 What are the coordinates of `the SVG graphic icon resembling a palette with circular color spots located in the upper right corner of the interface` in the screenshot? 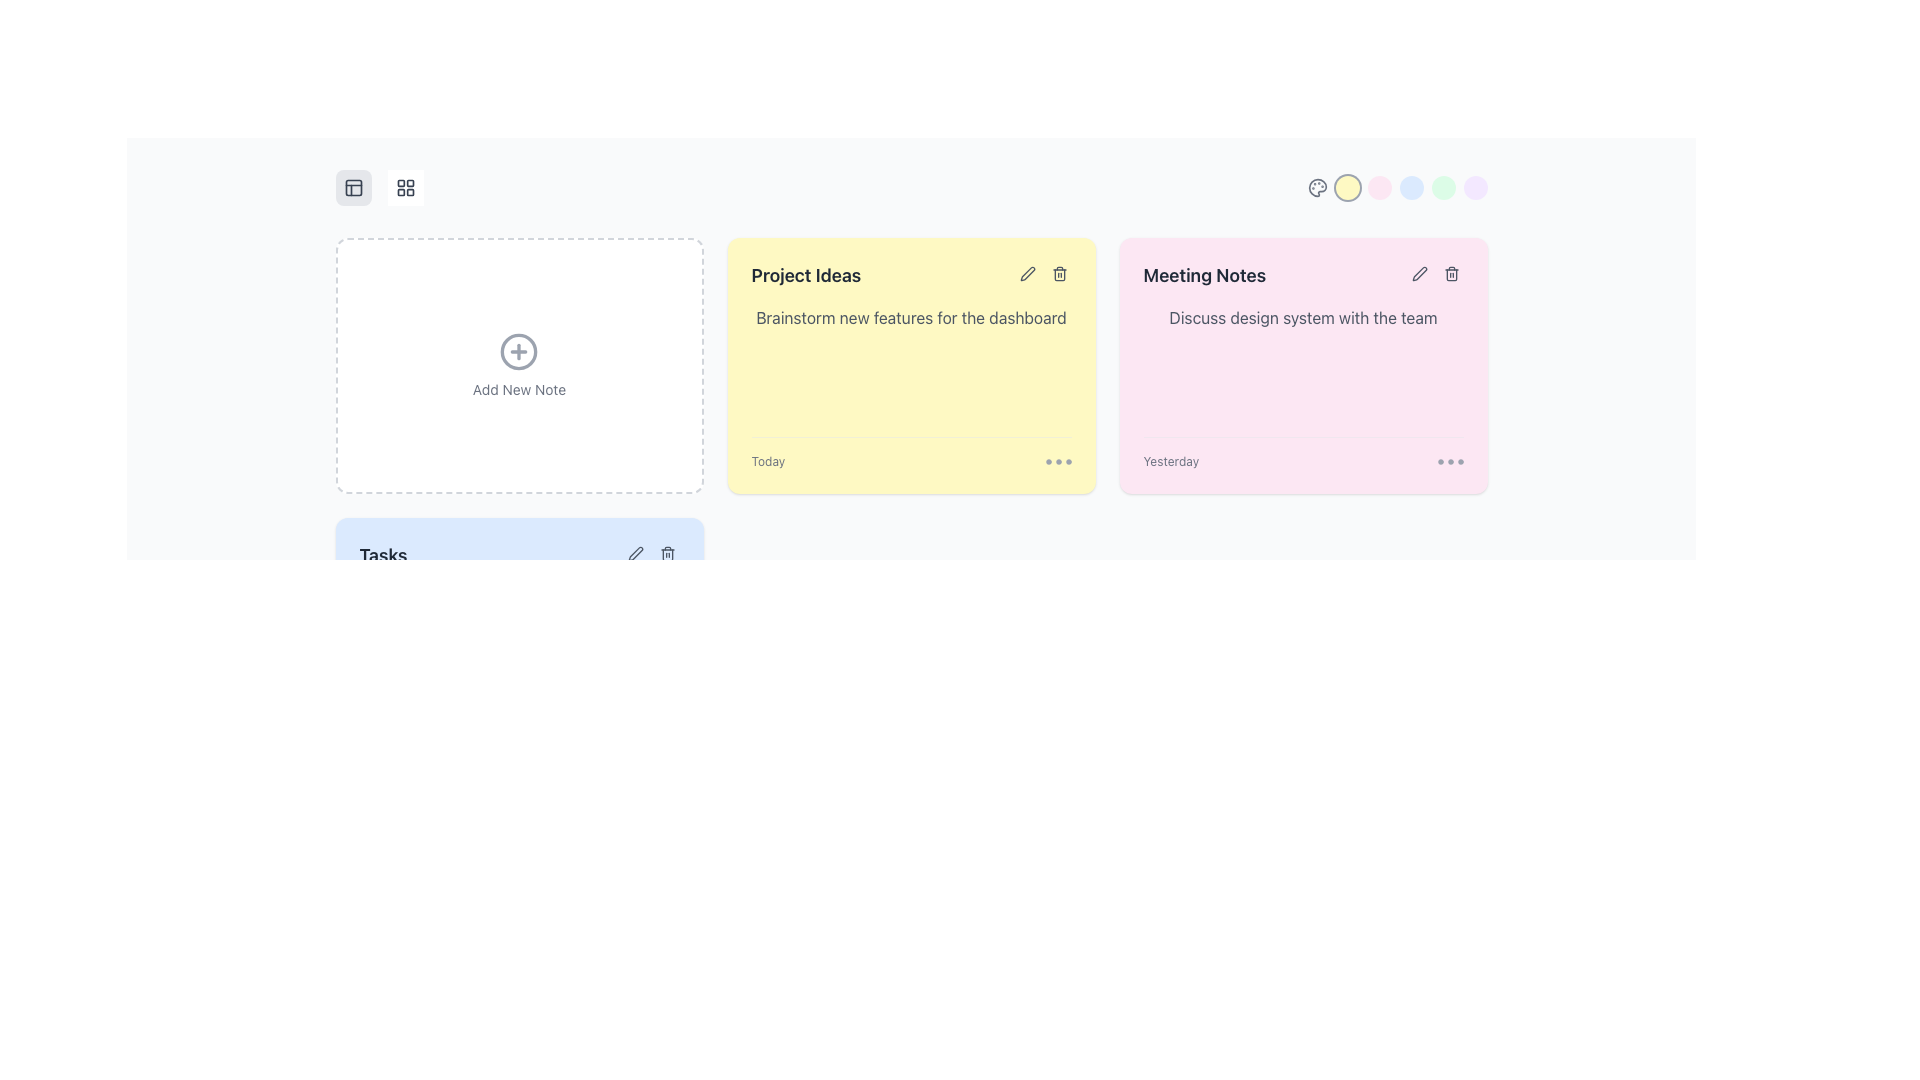 It's located at (1316, 188).